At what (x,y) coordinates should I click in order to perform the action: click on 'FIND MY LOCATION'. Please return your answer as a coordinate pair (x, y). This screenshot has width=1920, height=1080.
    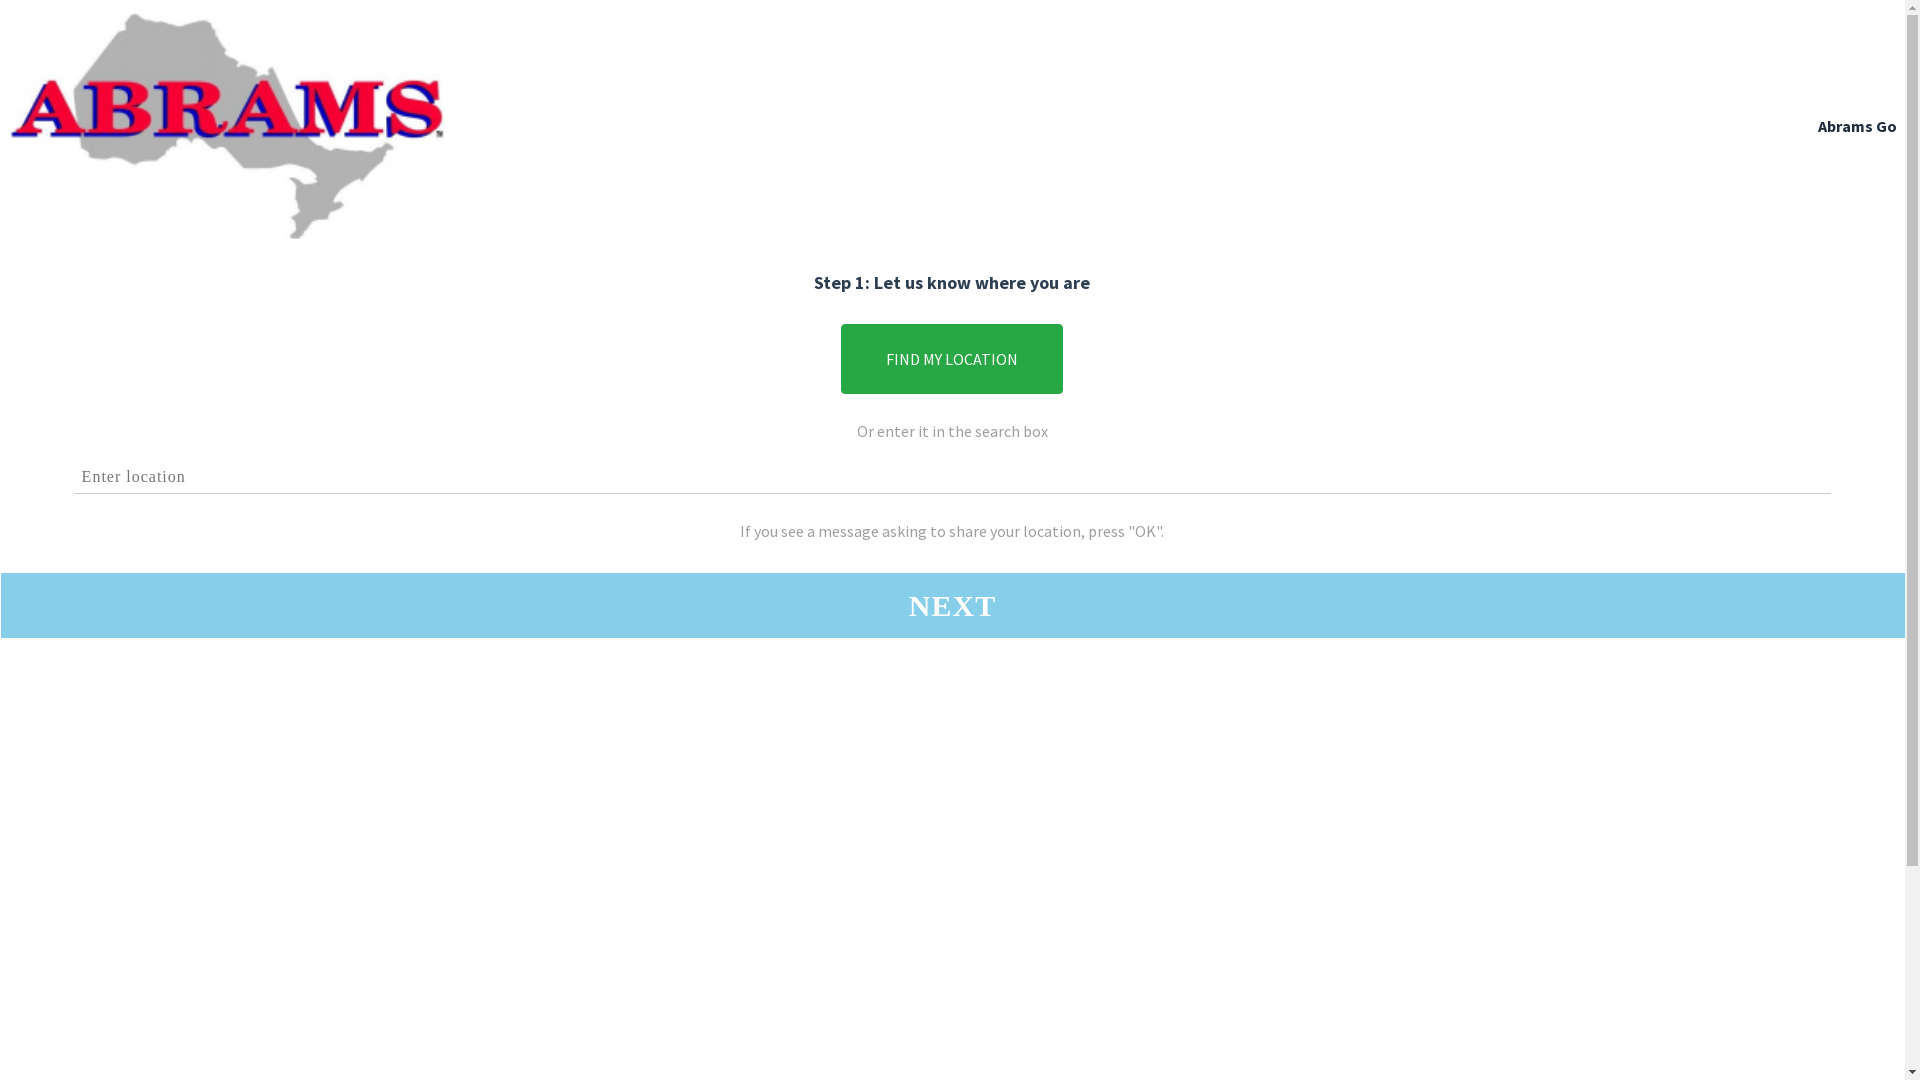
    Looking at the image, I should click on (950, 357).